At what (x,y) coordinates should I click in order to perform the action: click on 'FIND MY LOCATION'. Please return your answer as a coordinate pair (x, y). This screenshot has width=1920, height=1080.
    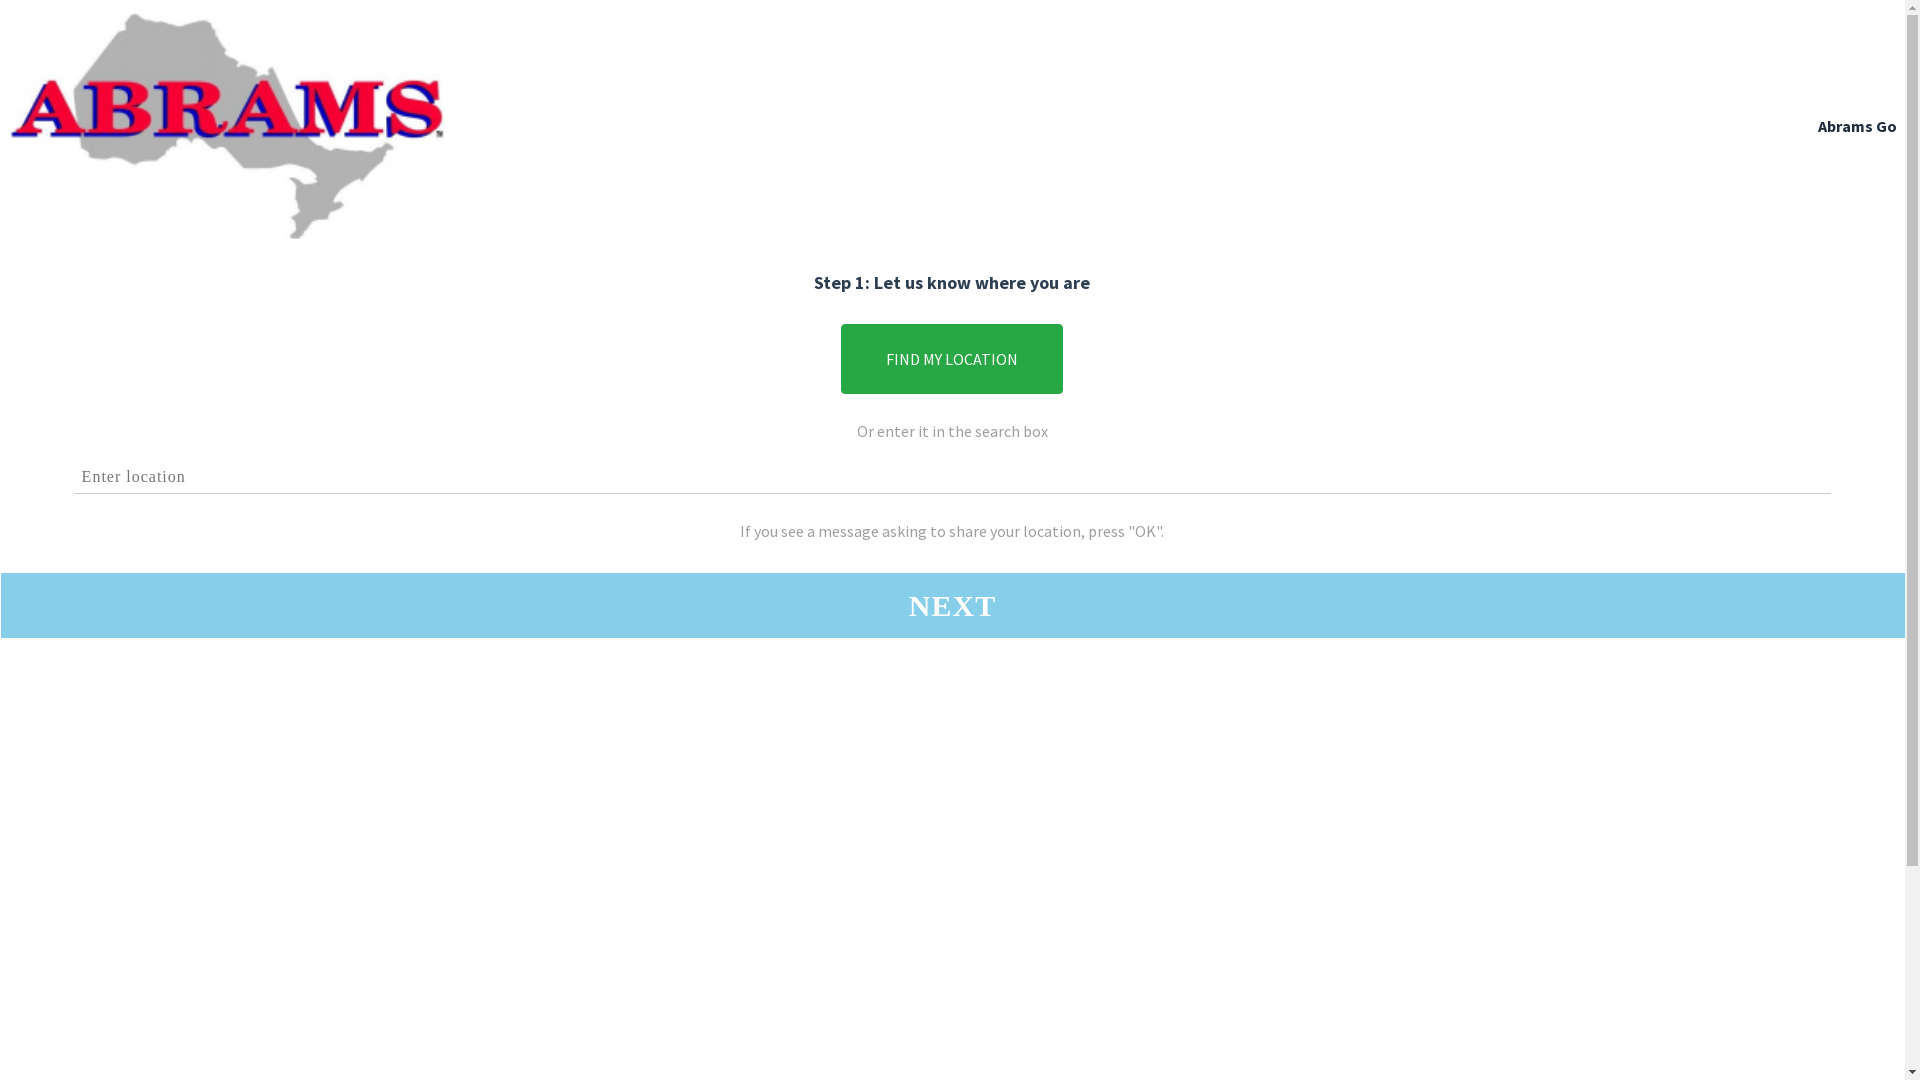
    Looking at the image, I should click on (950, 357).